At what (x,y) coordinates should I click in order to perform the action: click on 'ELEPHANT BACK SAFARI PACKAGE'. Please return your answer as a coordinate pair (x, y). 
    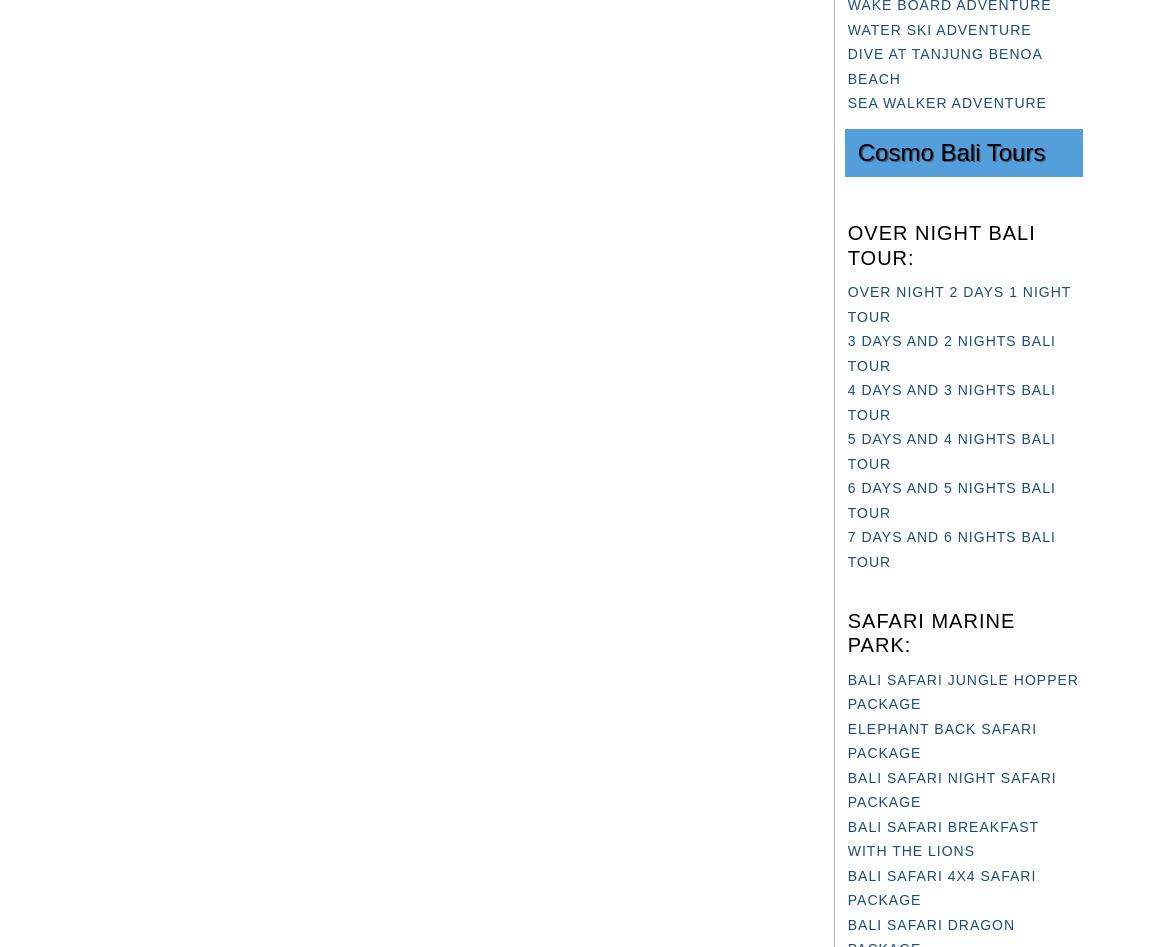
    Looking at the image, I should click on (941, 739).